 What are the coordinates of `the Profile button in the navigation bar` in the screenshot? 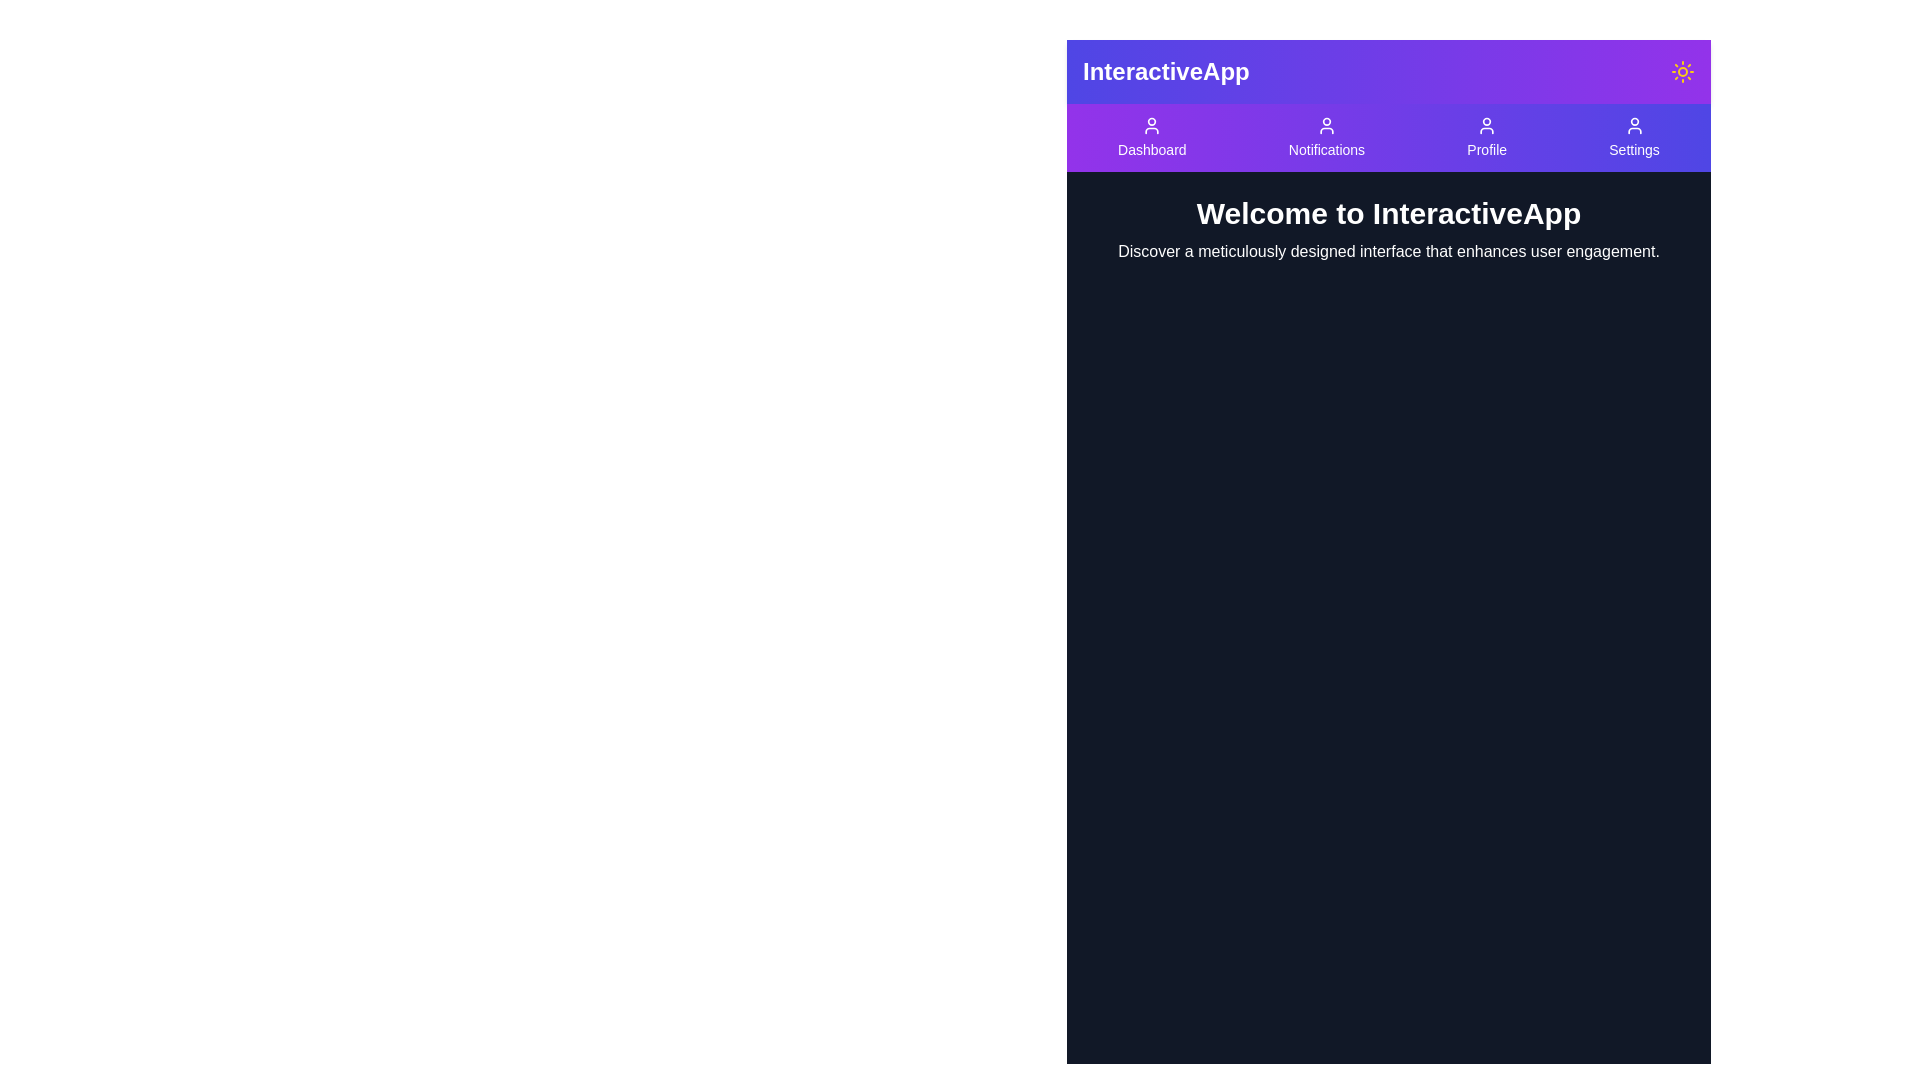 It's located at (1487, 137).